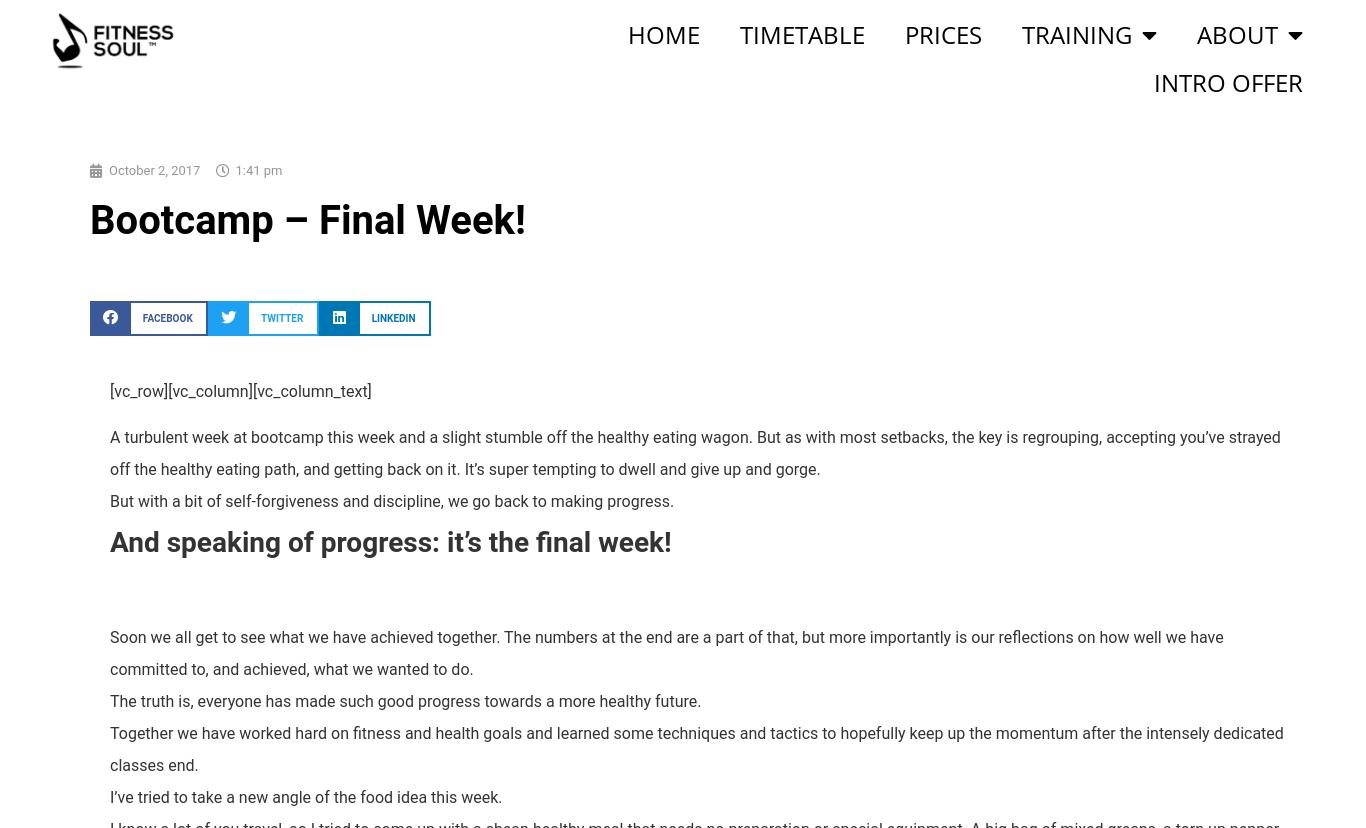 The image size is (1366, 828). I want to click on 'Twitter', so click(261, 316).